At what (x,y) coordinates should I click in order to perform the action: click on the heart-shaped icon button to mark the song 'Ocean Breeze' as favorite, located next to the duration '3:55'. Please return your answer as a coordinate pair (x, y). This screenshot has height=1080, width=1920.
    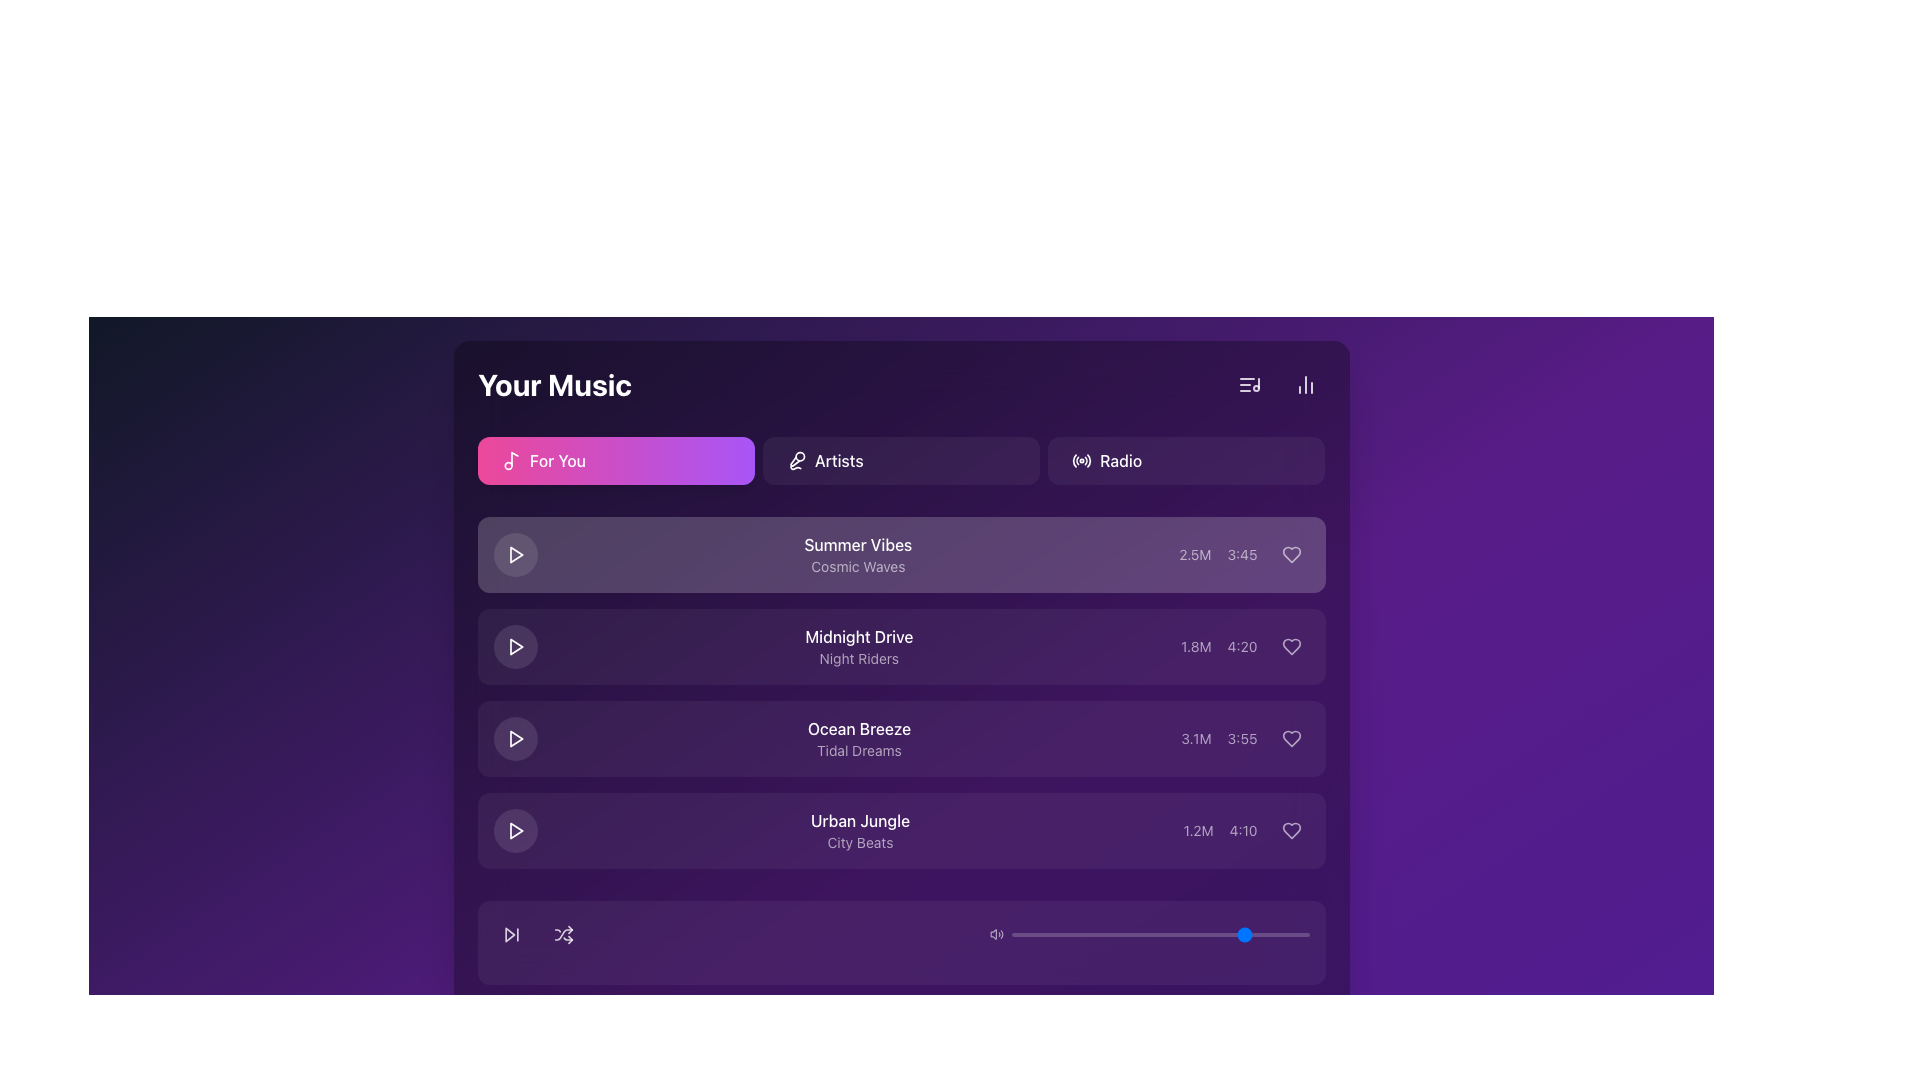
    Looking at the image, I should click on (1291, 739).